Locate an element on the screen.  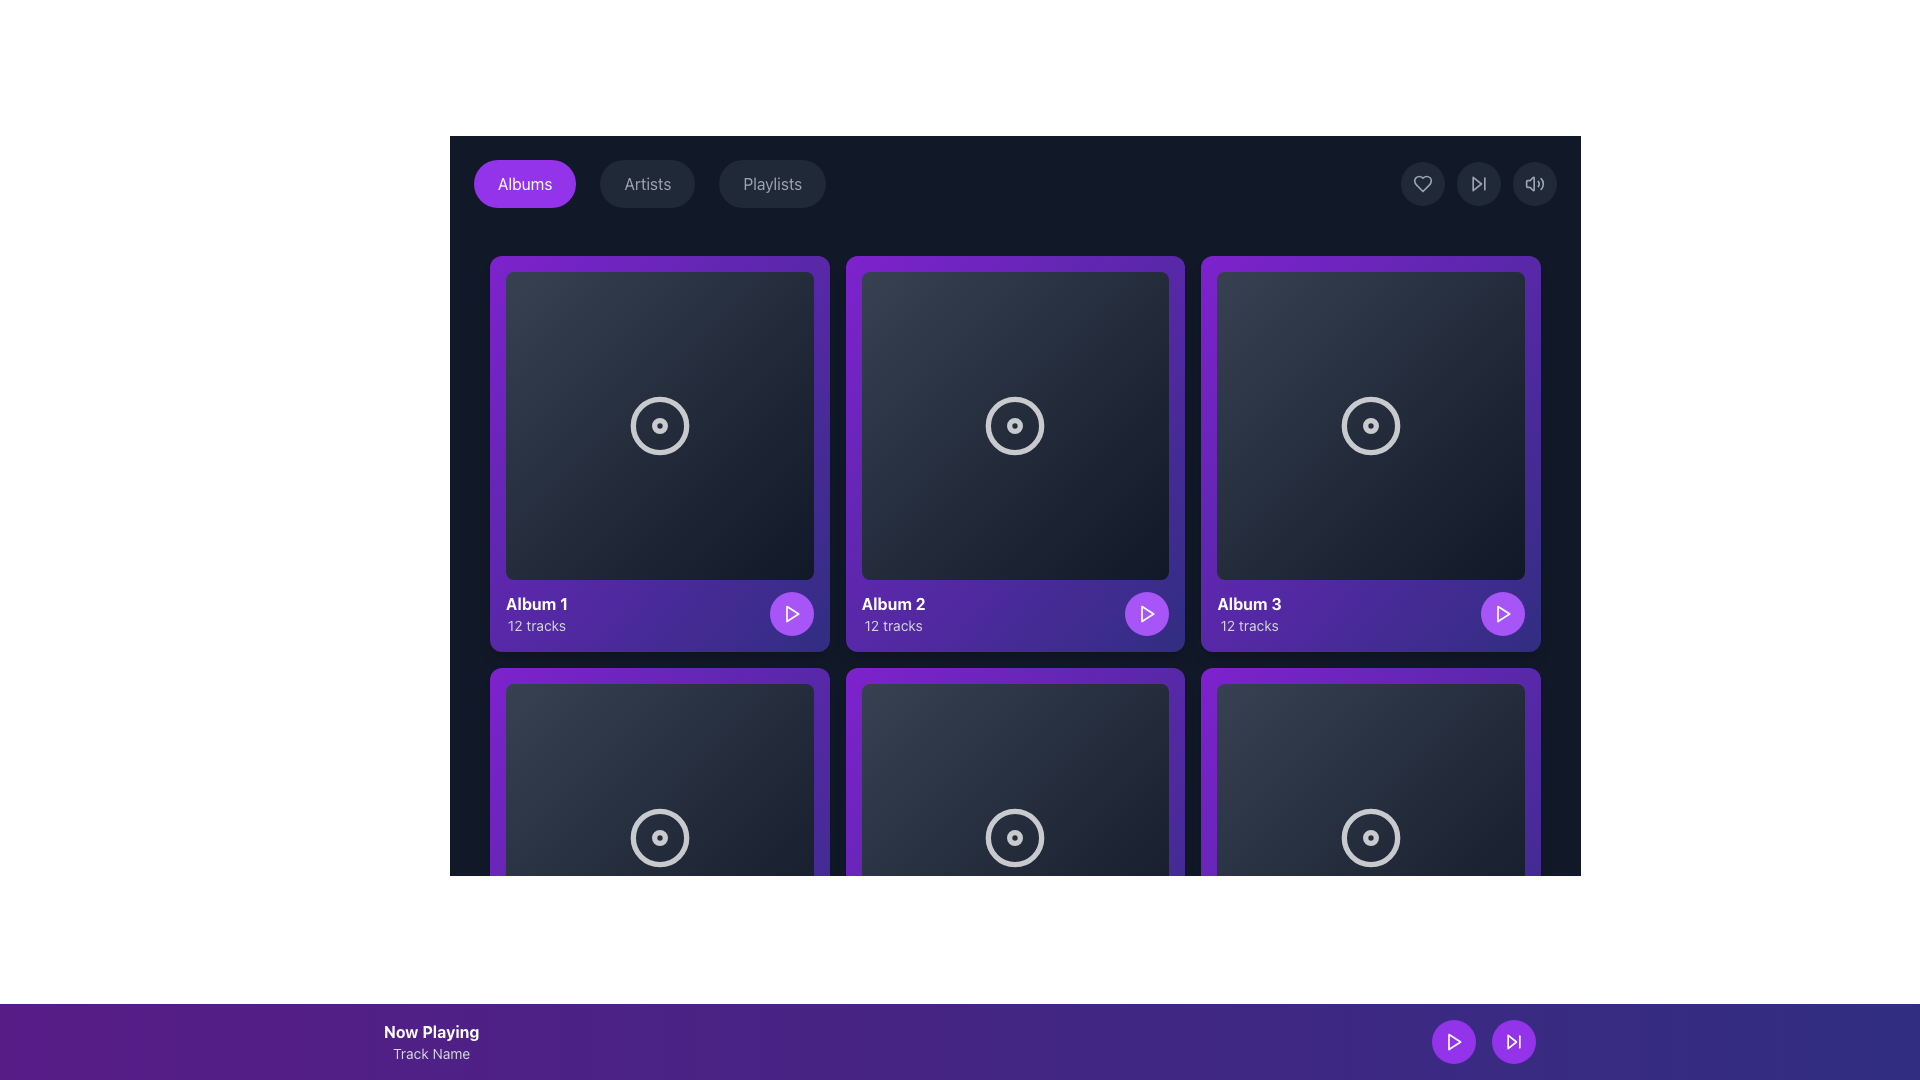
the play button located at the bottom-right of the card labeled 'Album 2' to initiate playback is located at coordinates (791, 612).